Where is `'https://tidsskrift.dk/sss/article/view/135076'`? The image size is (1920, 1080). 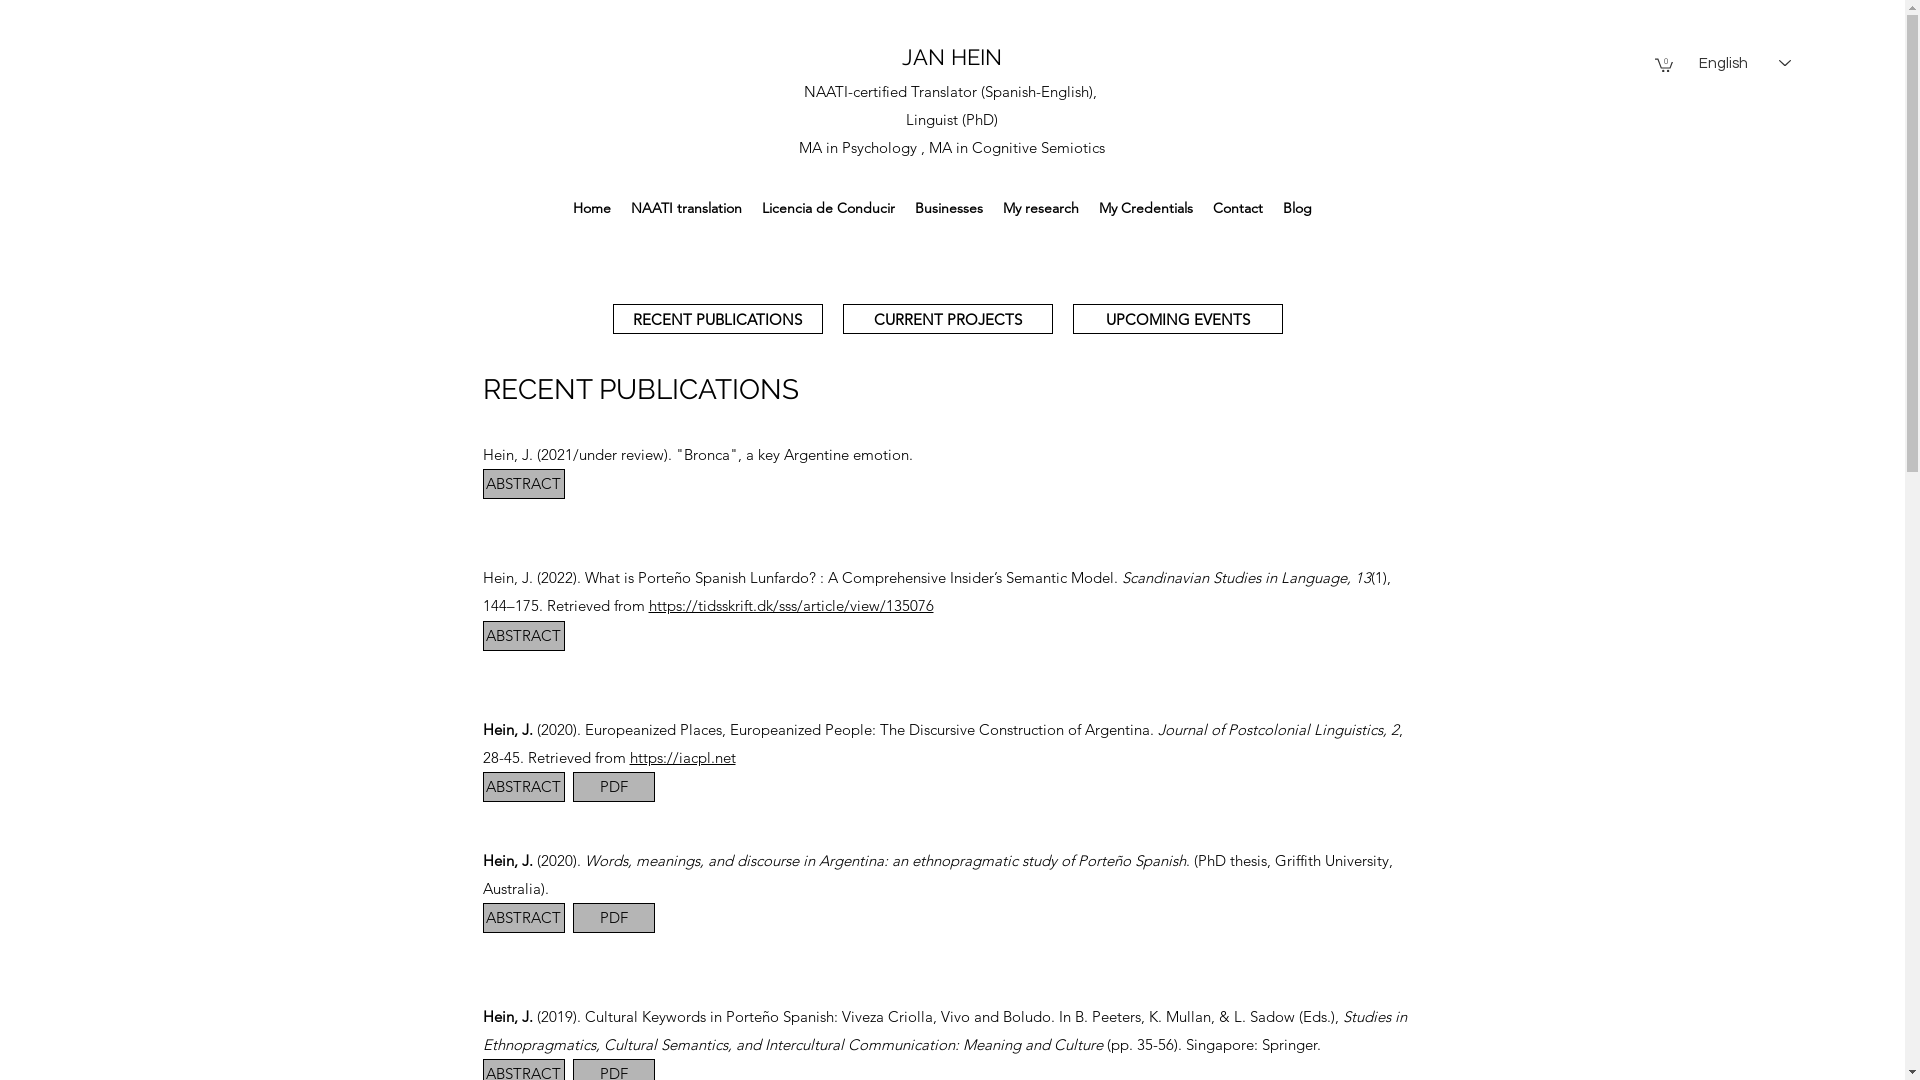
'https://tidsskrift.dk/sss/article/view/135076' is located at coordinates (789, 604).